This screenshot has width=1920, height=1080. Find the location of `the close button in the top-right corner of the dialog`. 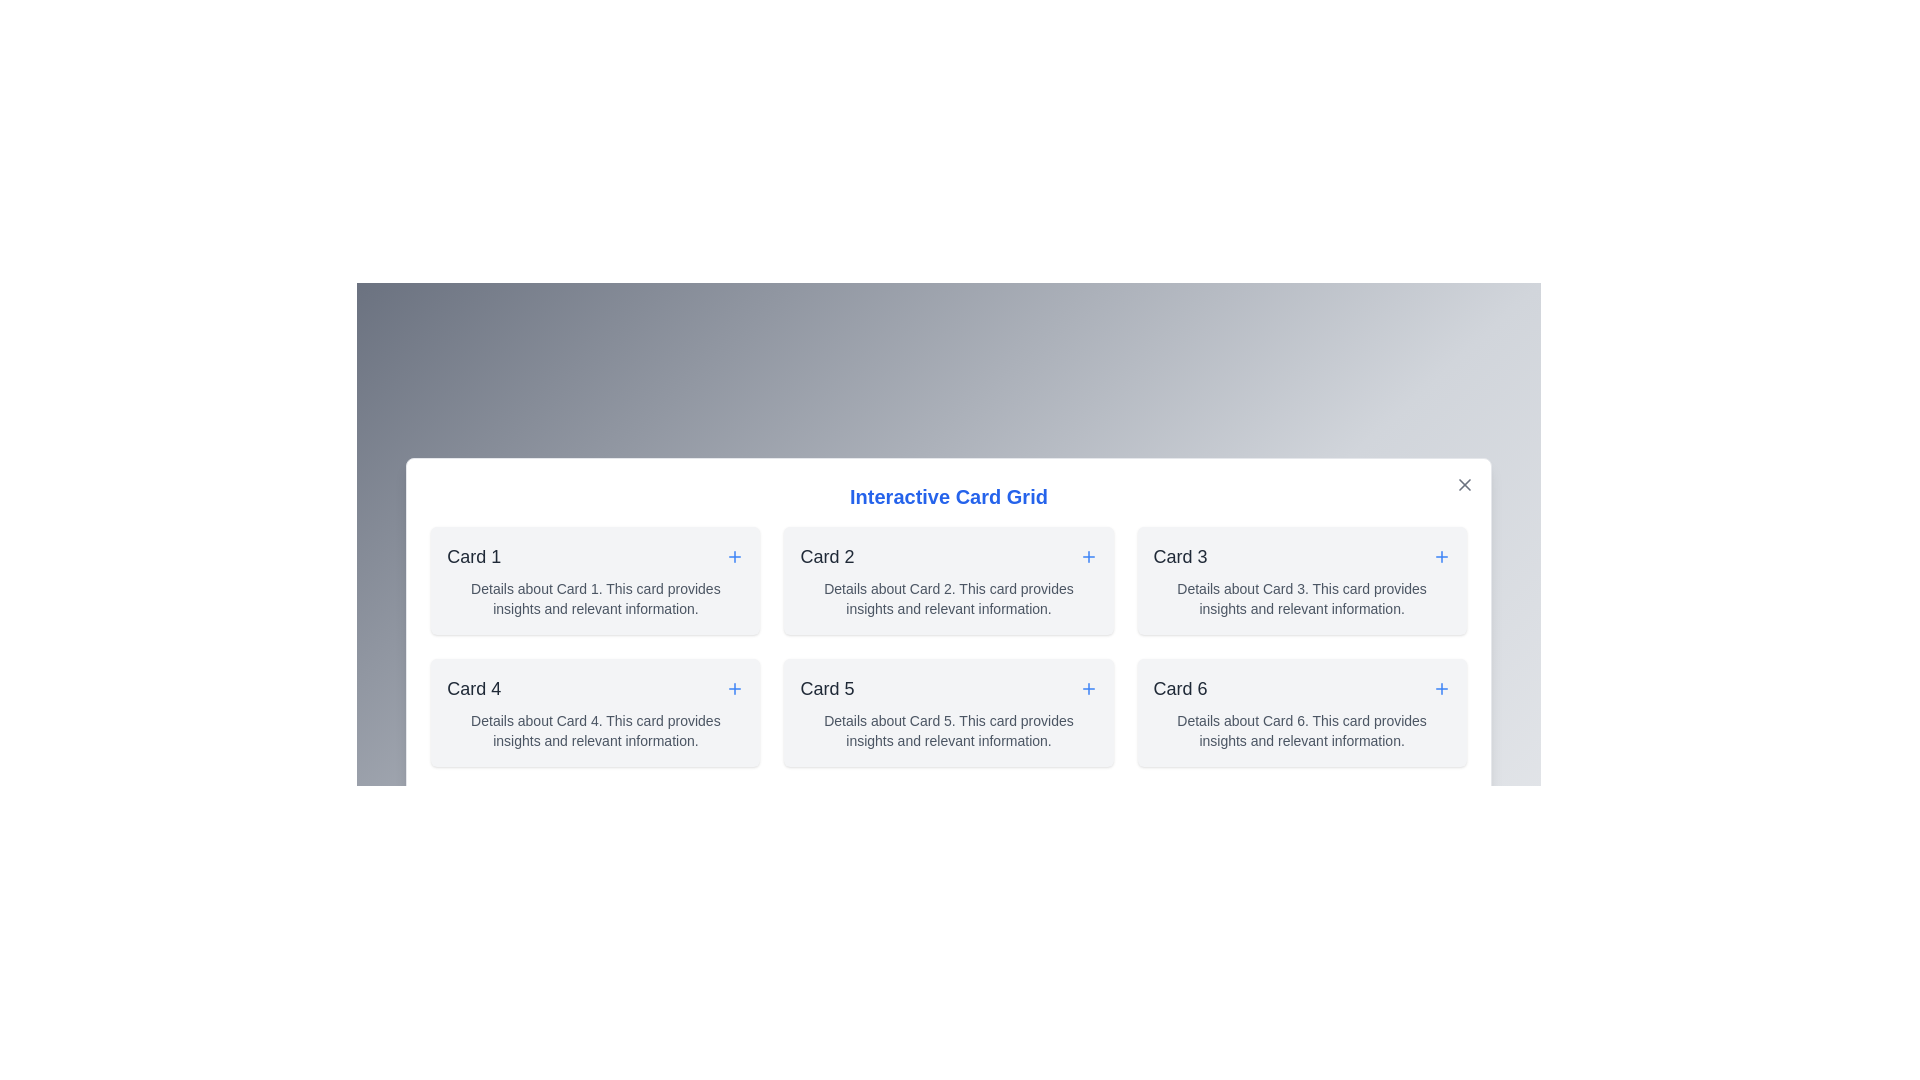

the close button in the top-right corner of the dialog is located at coordinates (1464, 485).